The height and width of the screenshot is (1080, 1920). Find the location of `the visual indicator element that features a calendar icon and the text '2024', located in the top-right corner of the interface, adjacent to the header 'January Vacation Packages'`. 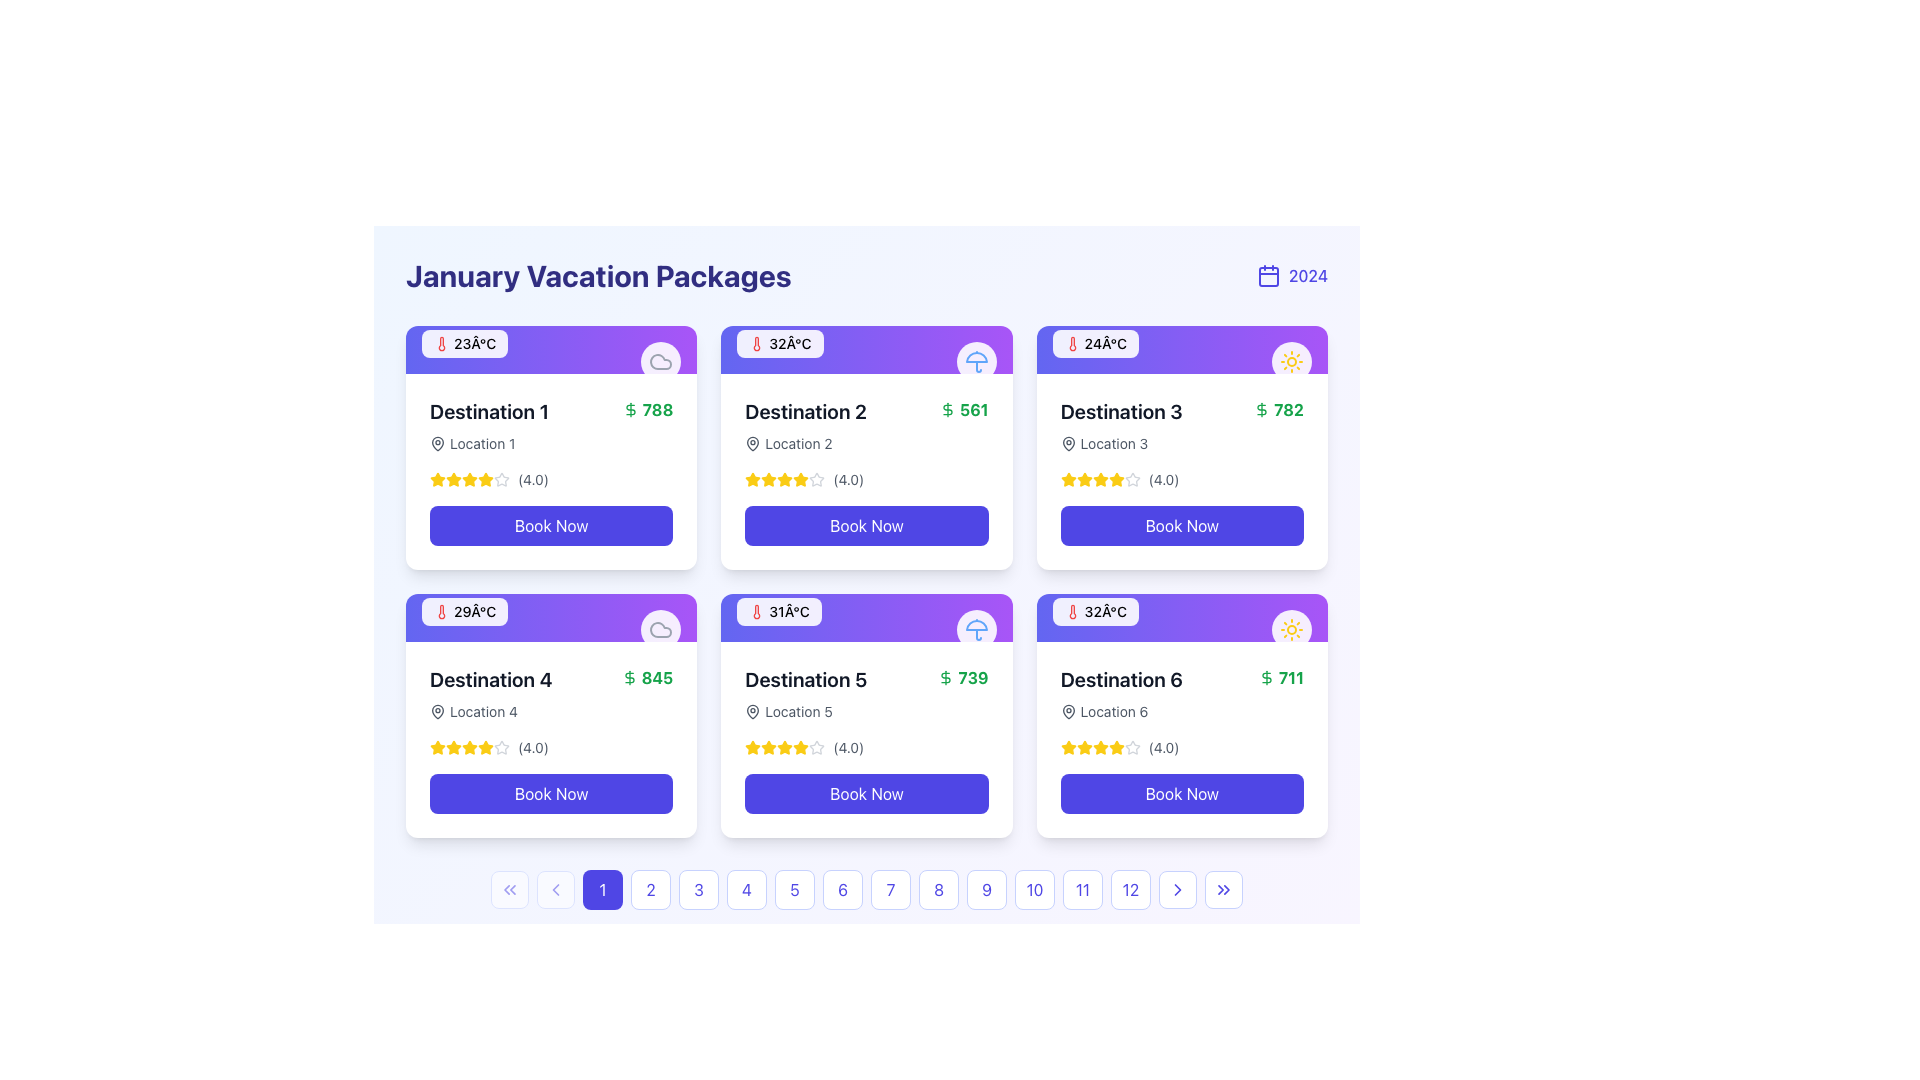

the visual indicator element that features a calendar icon and the text '2024', located in the top-right corner of the interface, adjacent to the header 'January Vacation Packages' is located at coordinates (1292, 276).